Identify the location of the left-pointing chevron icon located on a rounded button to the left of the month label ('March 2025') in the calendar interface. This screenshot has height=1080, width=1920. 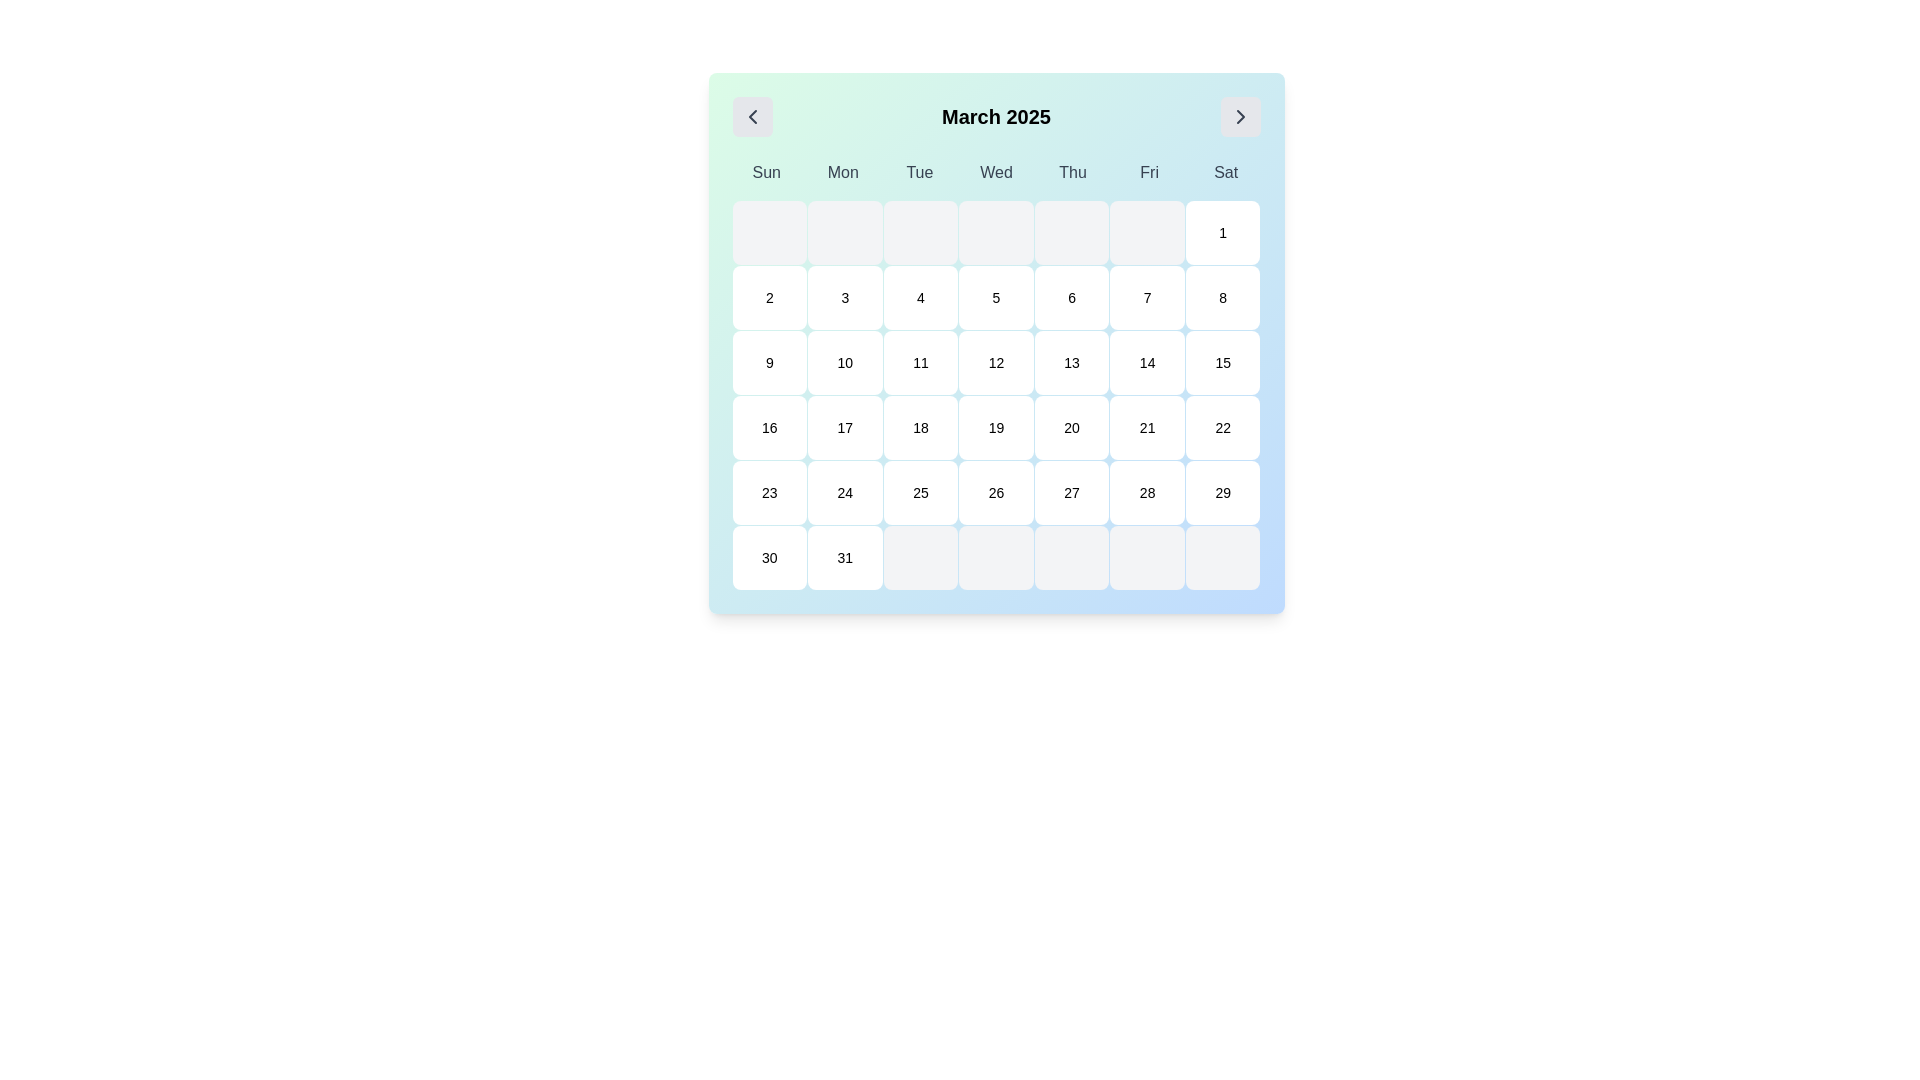
(751, 116).